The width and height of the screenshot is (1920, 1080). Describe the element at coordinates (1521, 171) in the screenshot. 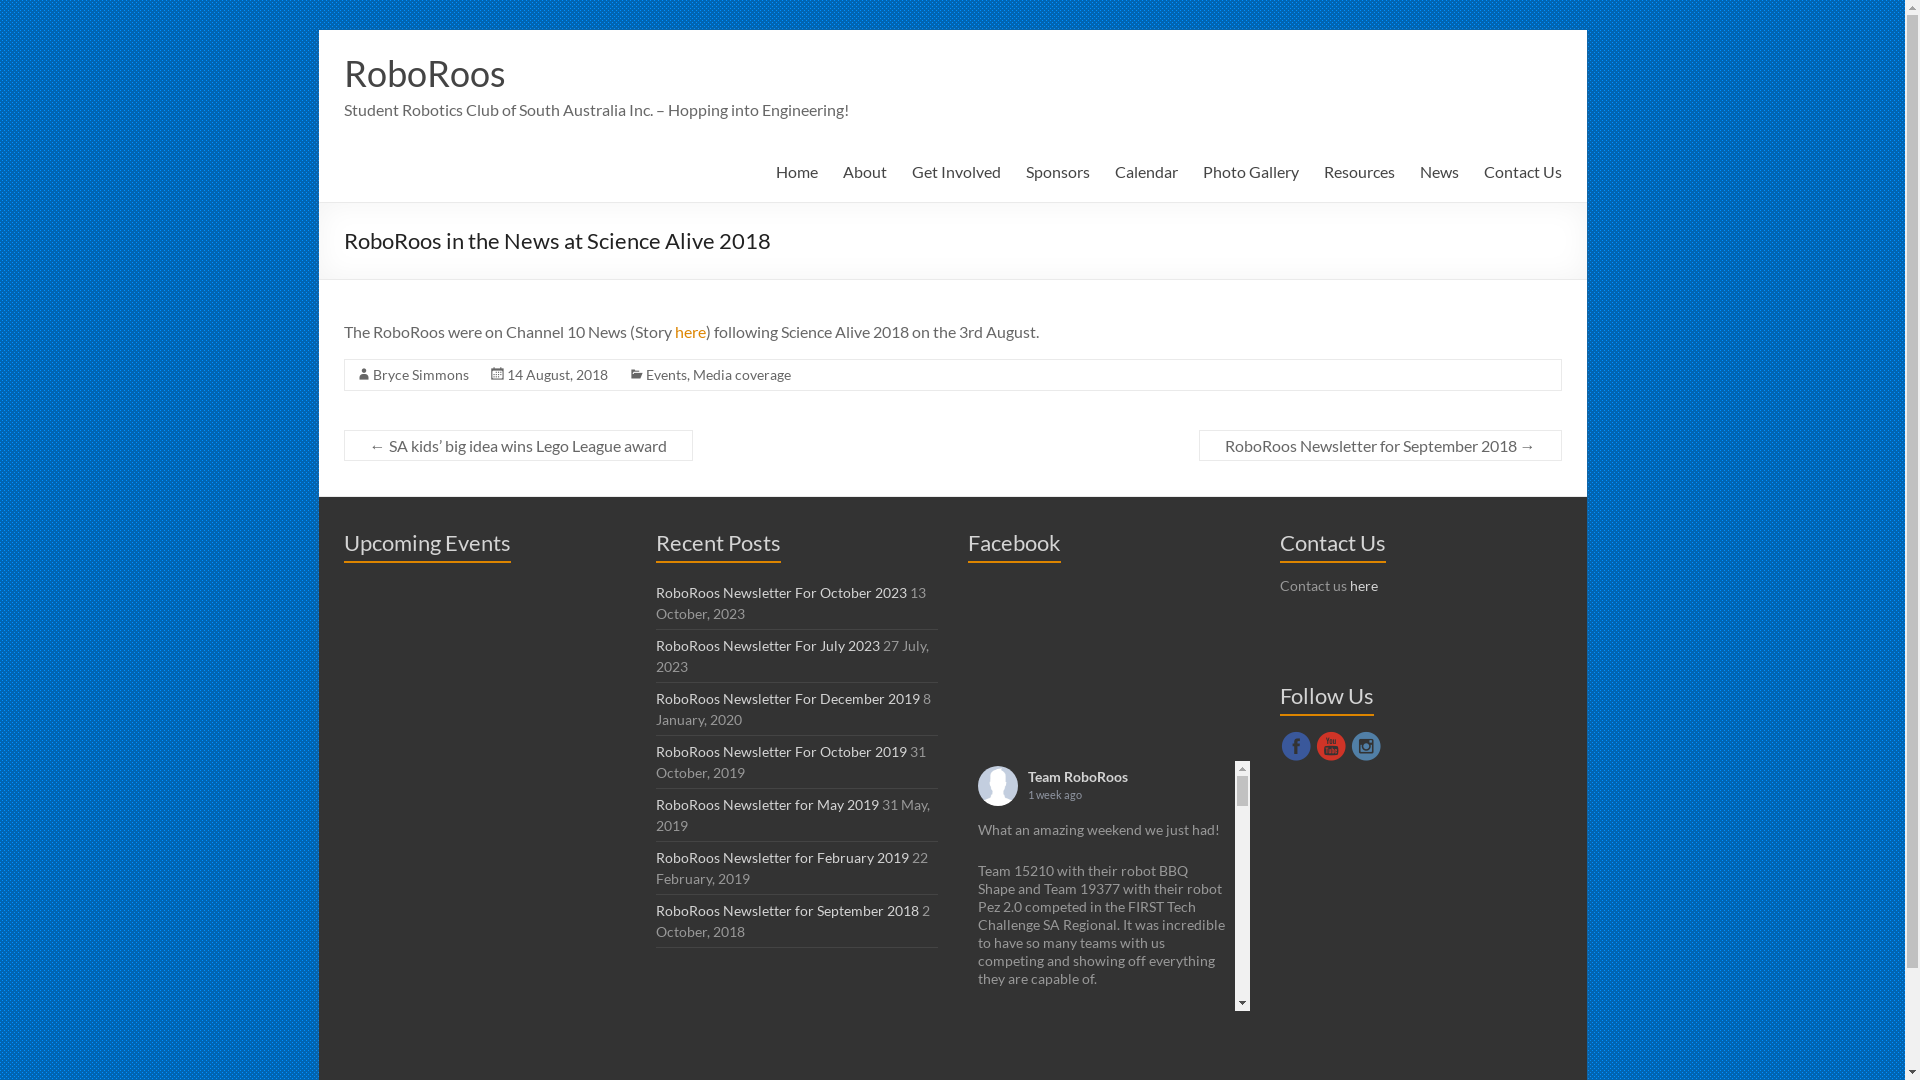

I see `'Contact Us'` at that location.